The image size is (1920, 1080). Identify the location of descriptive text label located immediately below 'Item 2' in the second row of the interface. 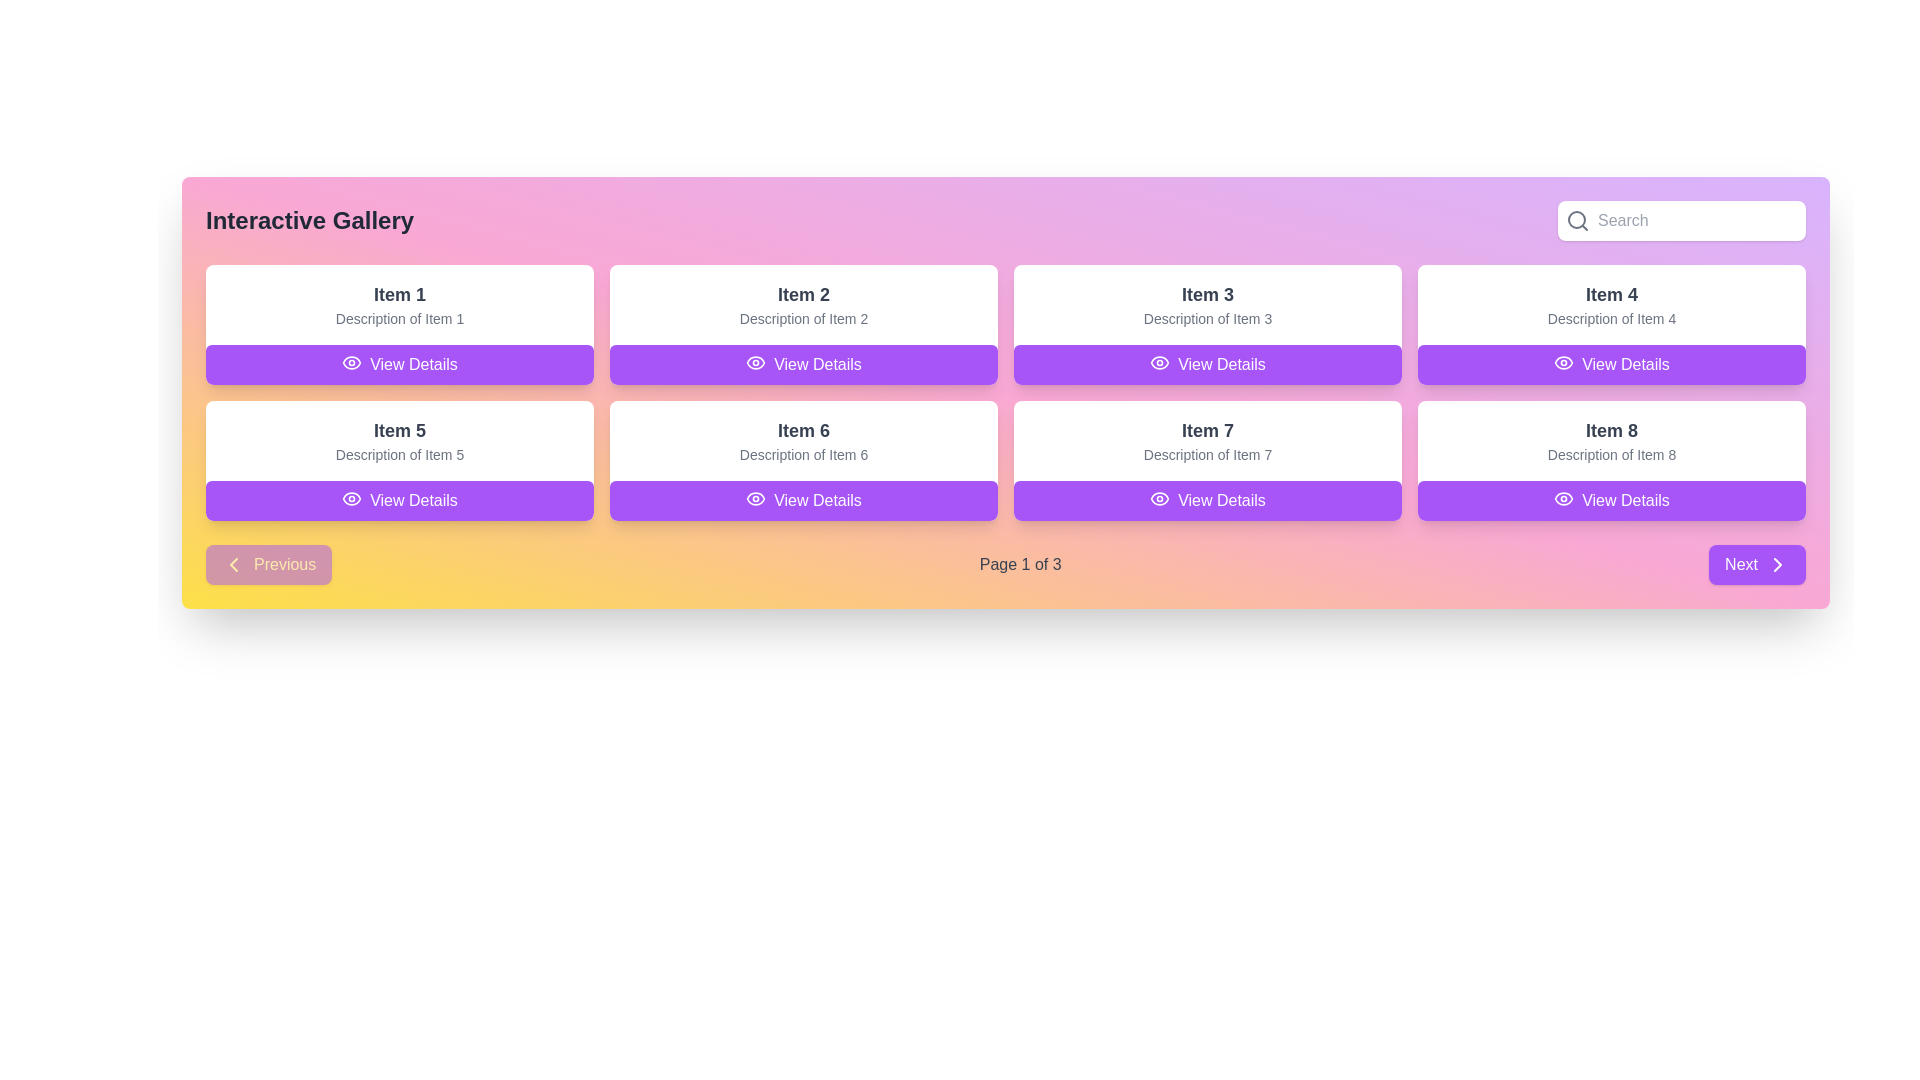
(804, 318).